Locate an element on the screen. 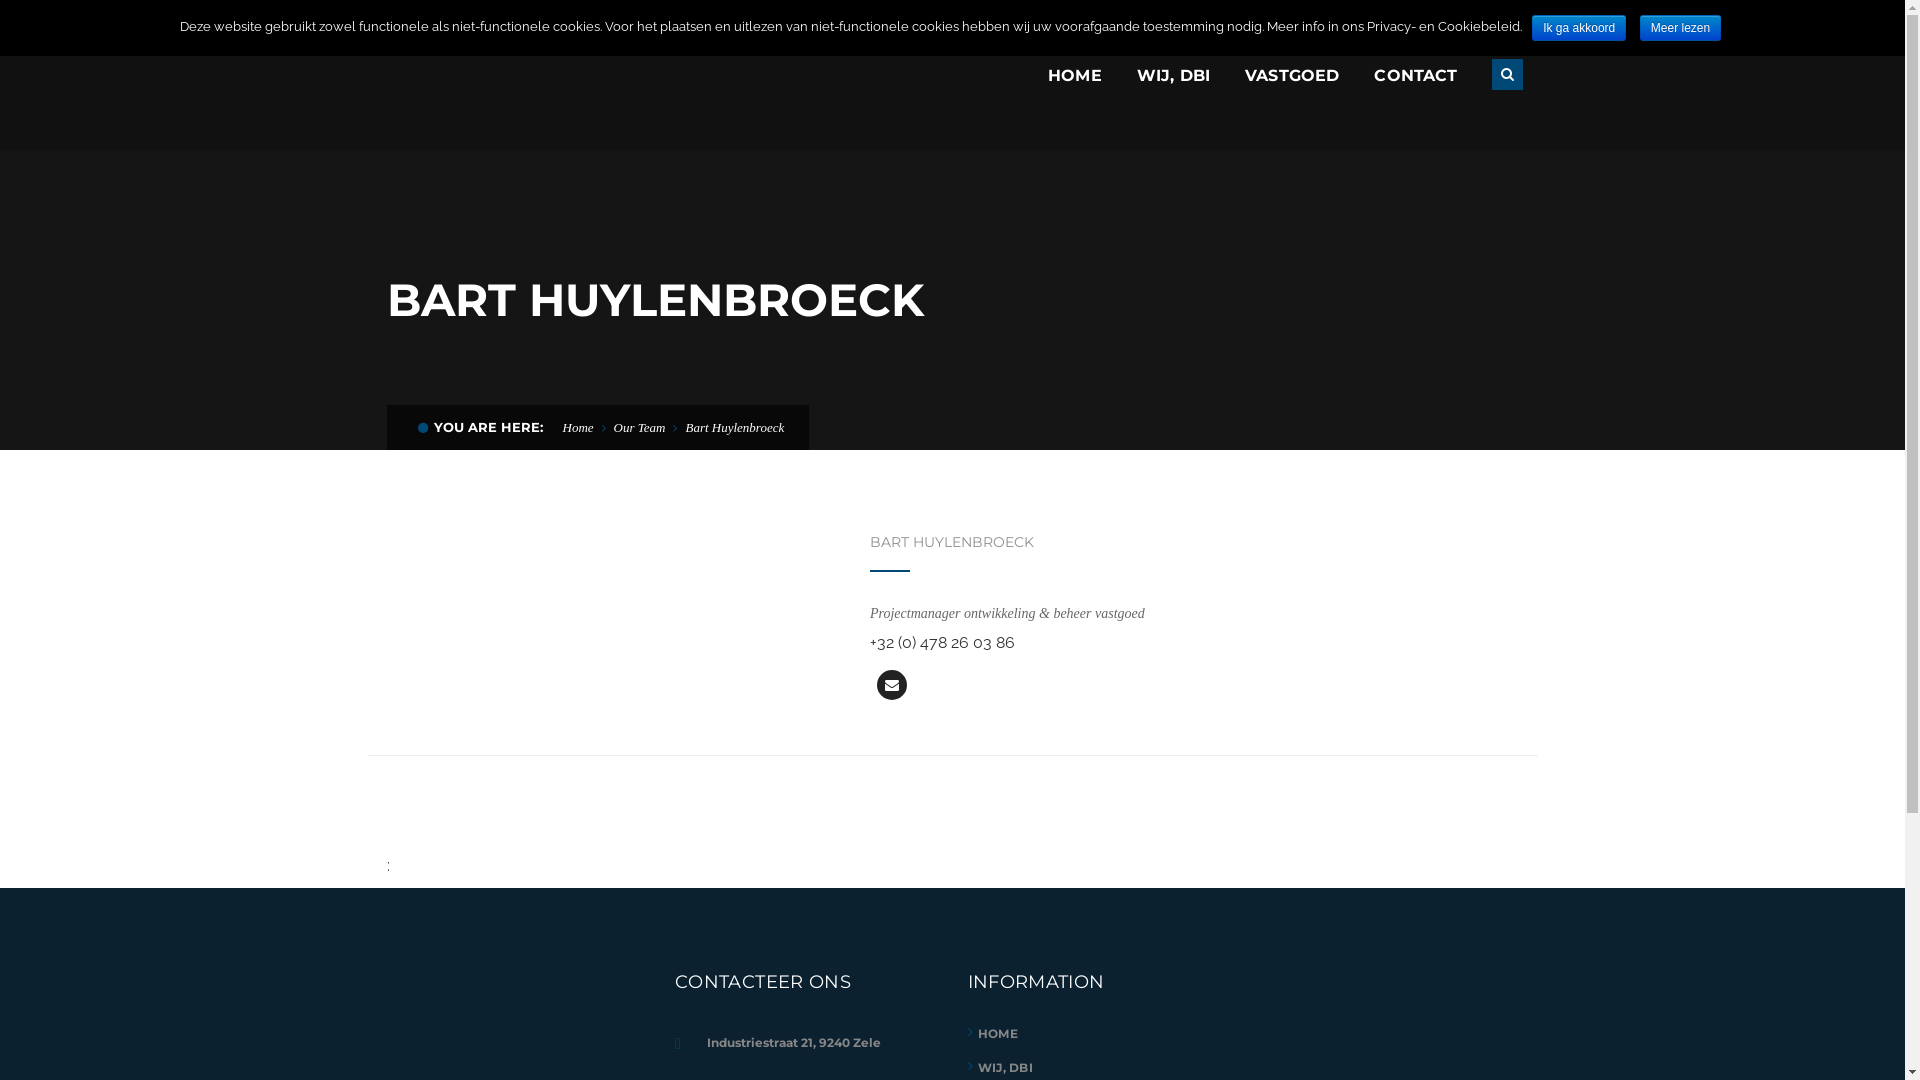 The width and height of the screenshot is (1920, 1080). 'Email' is located at coordinates (877, 684).